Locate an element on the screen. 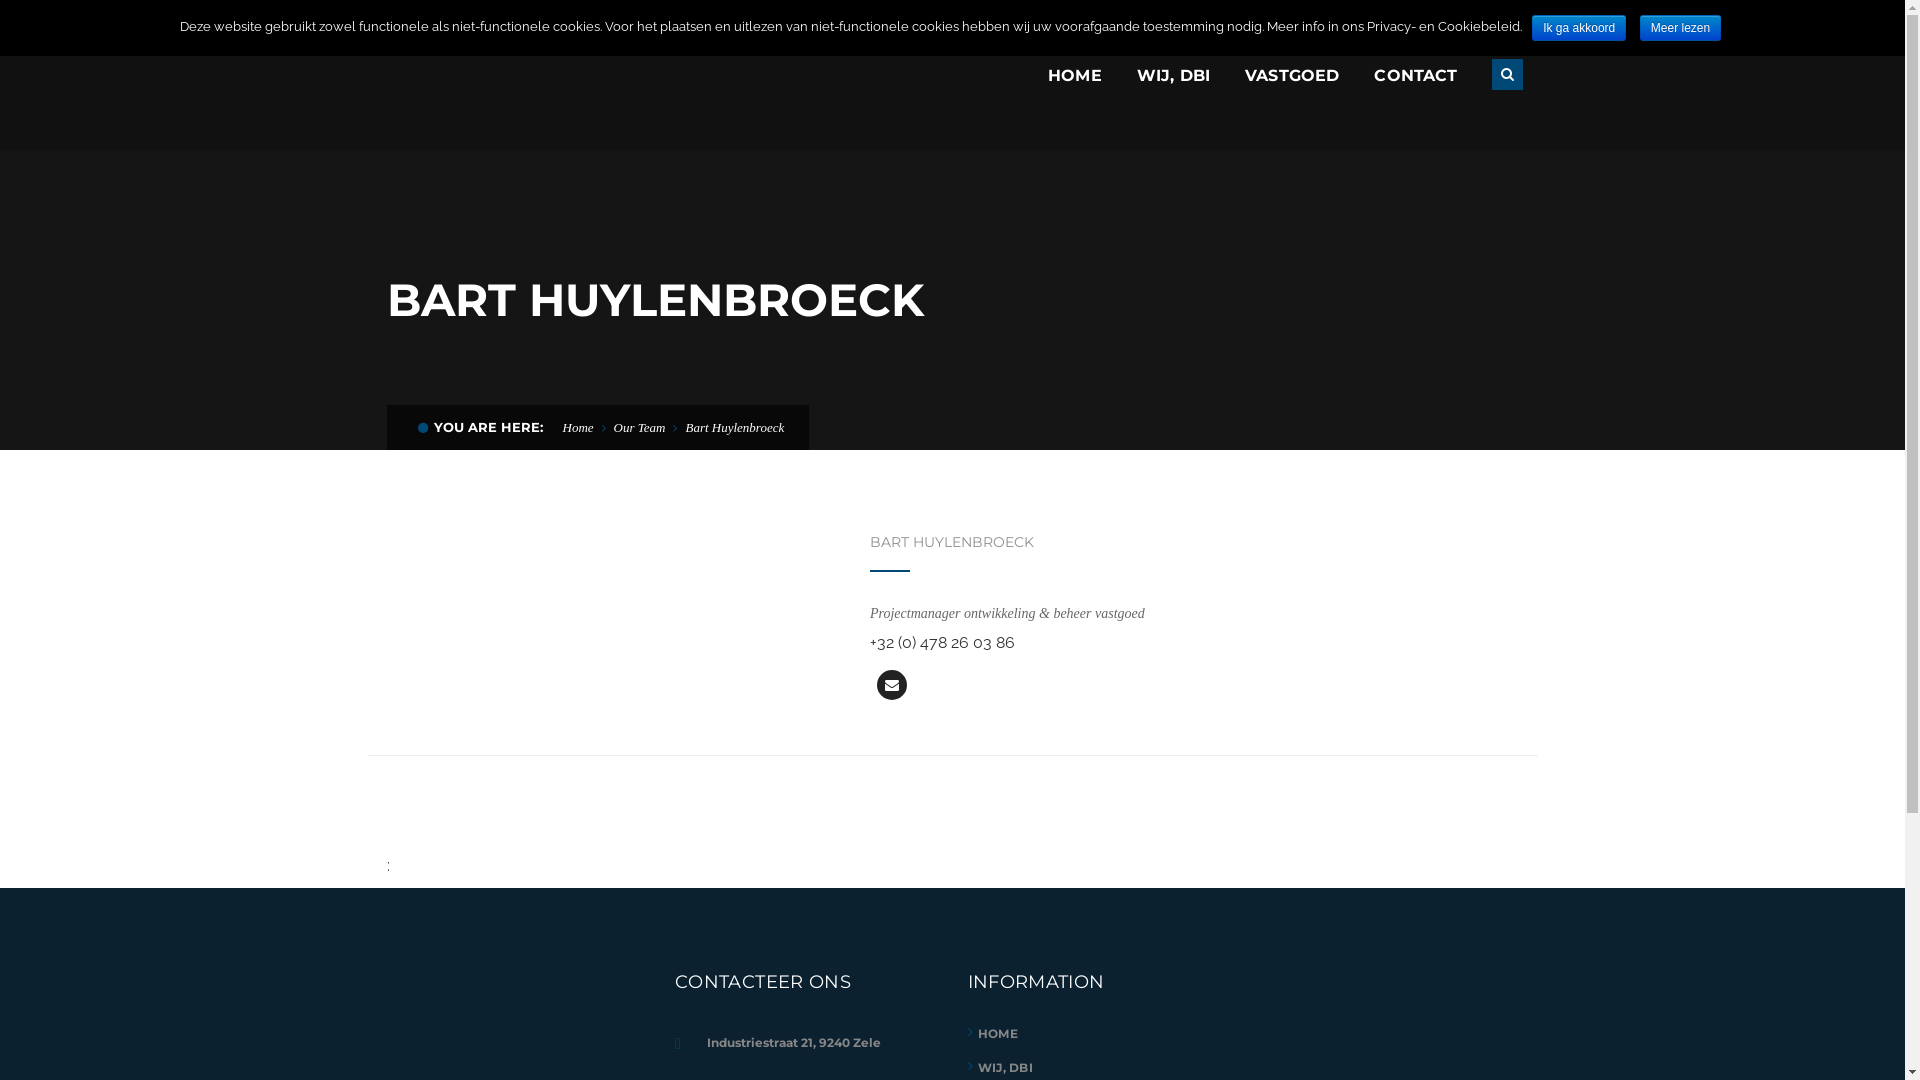 The width and height of the screenshot is (1920, 1080). 'Email' is located at coordinates (877, 684).